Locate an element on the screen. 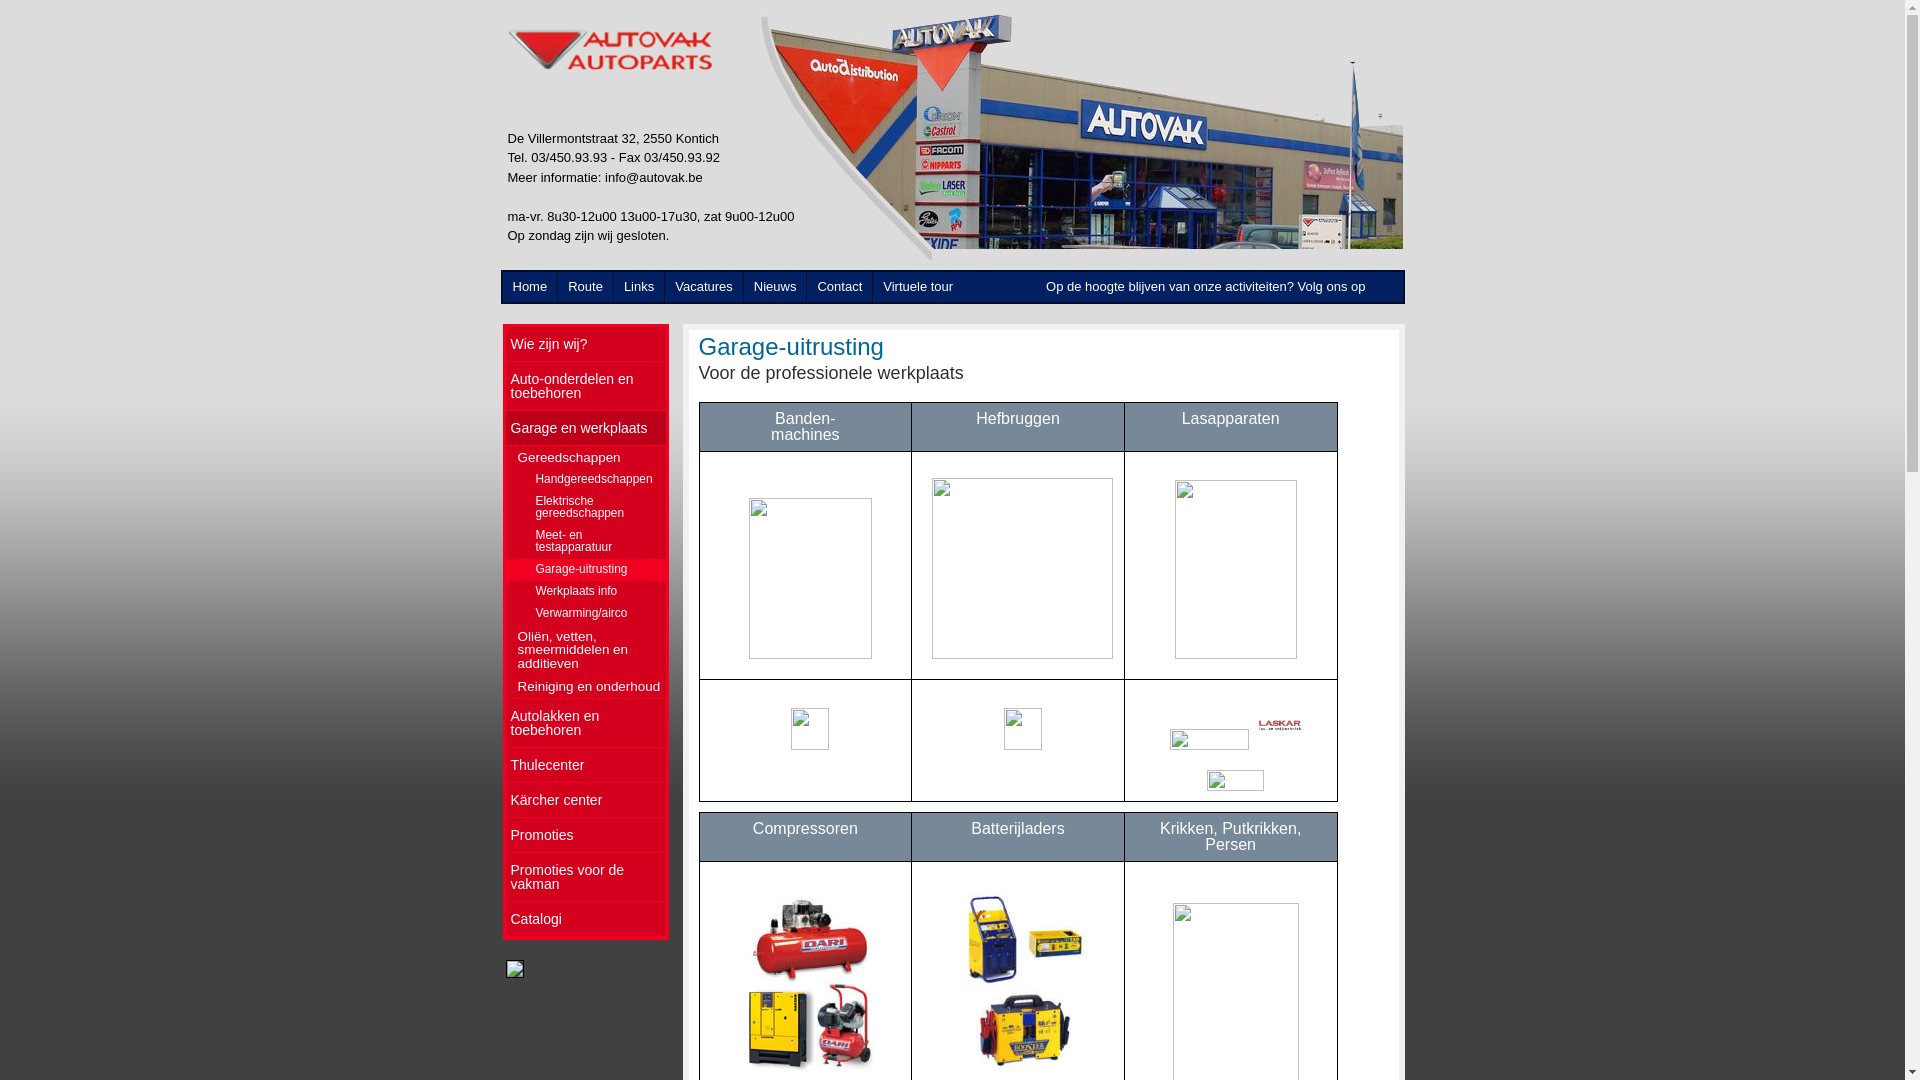 This screenshot has height=1080, width=1920. 'Promoties' is located at coordinates (584, 835).